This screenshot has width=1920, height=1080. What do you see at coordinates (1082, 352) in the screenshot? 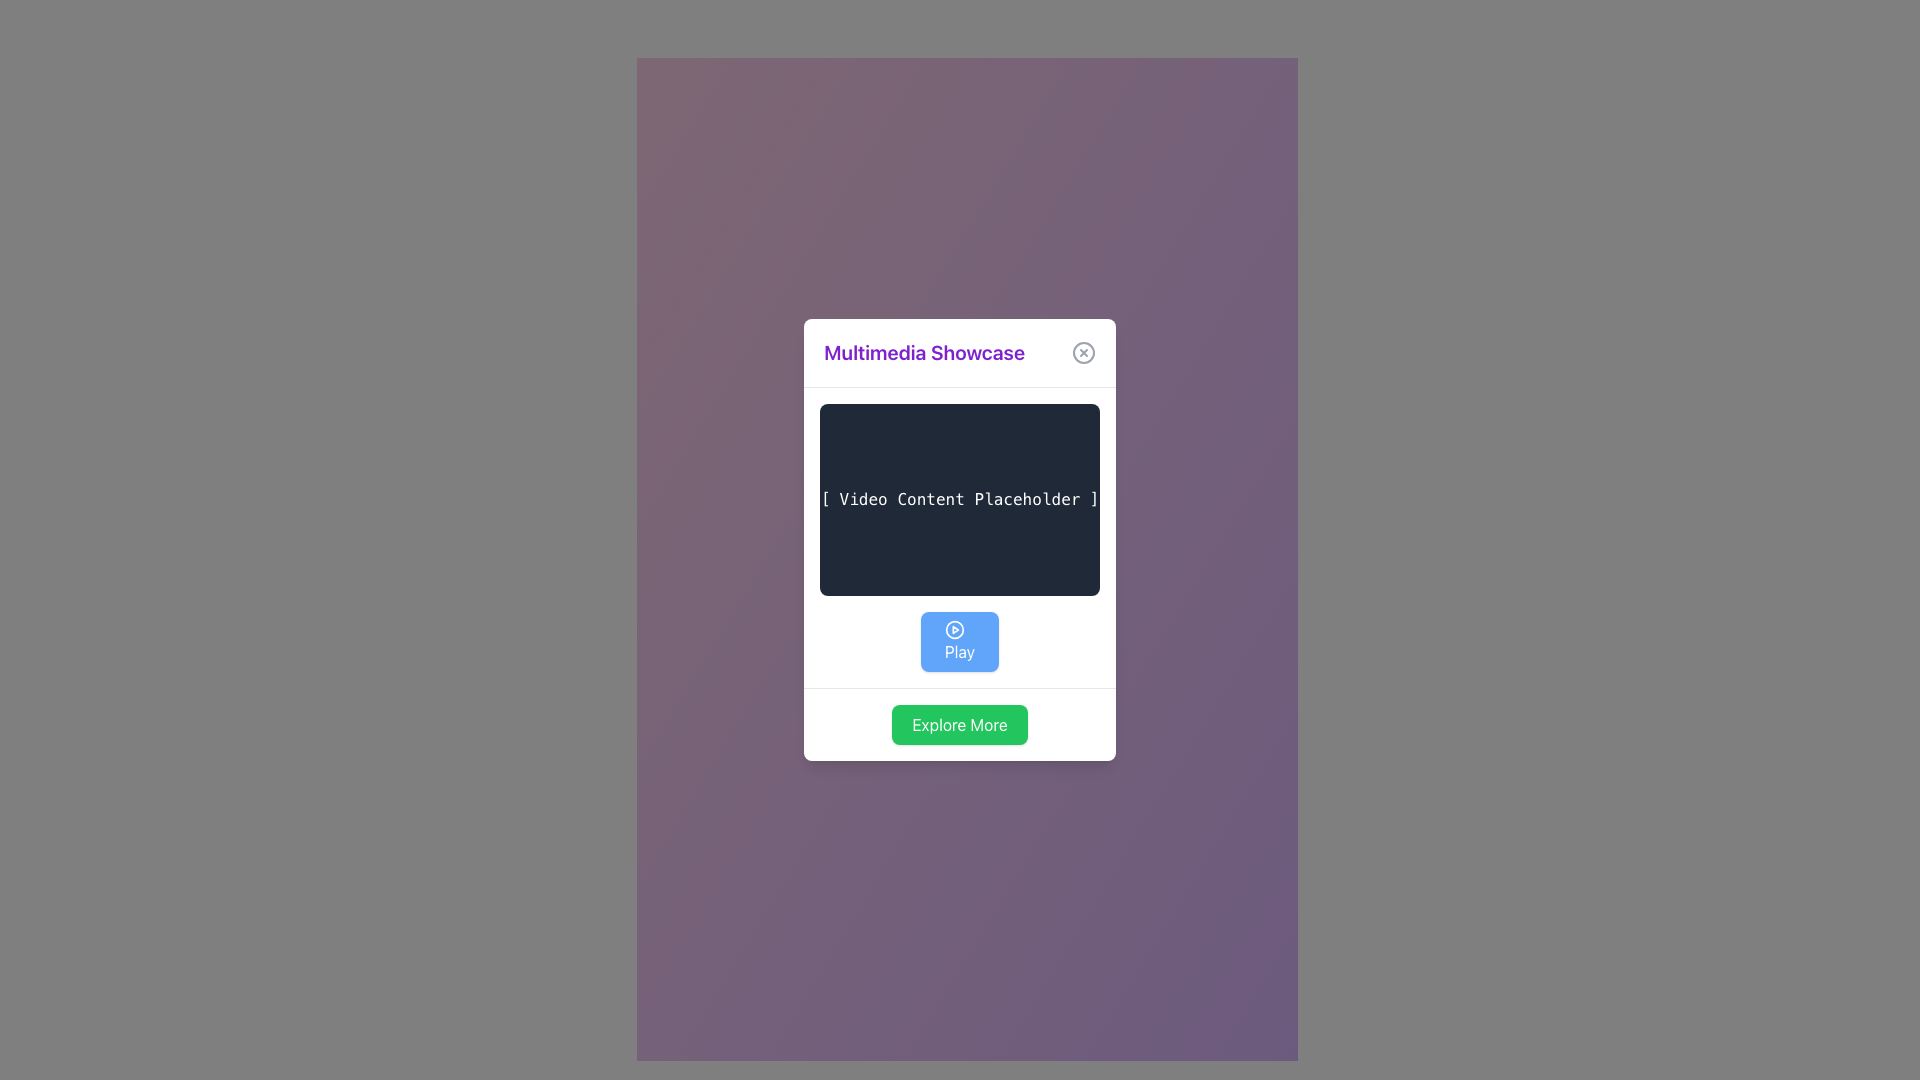
I see `the circular close button located at the top-right corner of the header section of the 'Multimedia Showcase' card` at bounding box center [1082, 352].